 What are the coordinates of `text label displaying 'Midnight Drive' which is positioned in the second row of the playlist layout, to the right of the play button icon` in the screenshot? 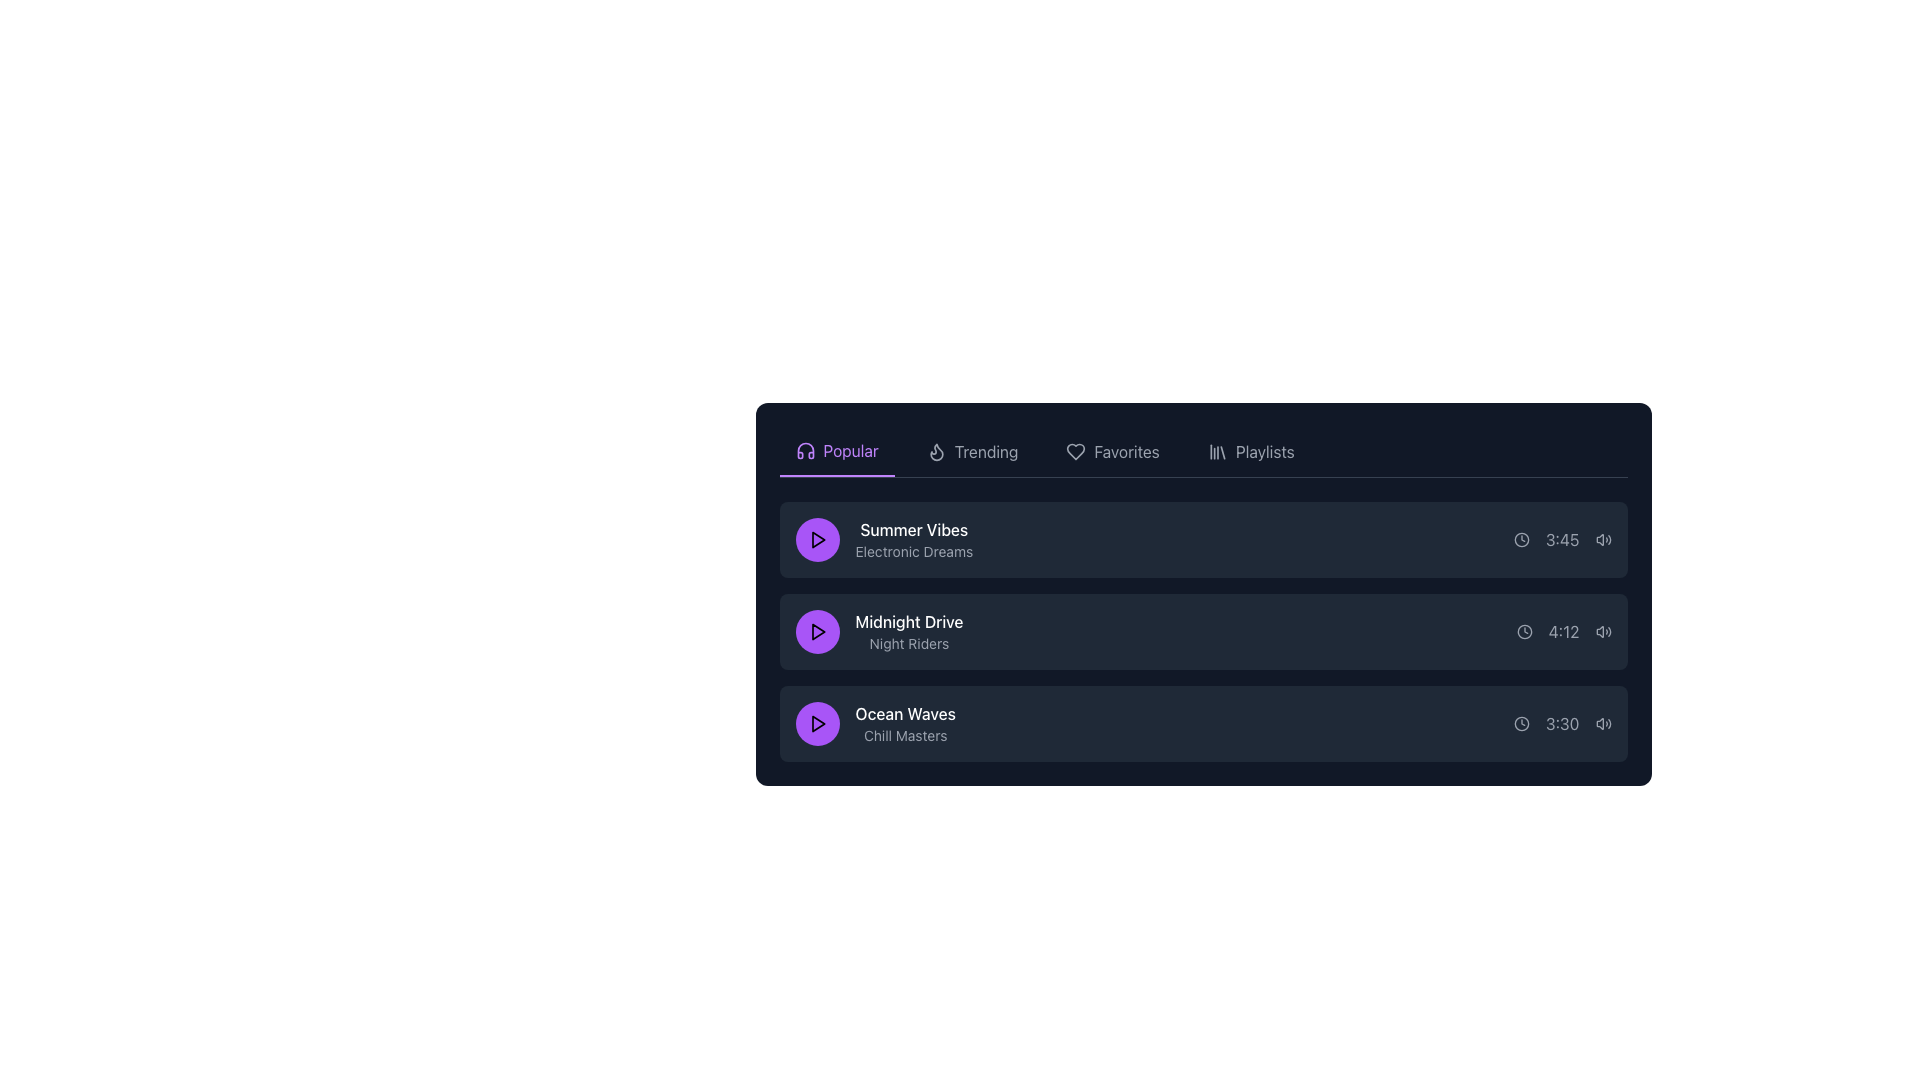 It's located at (908, 620).